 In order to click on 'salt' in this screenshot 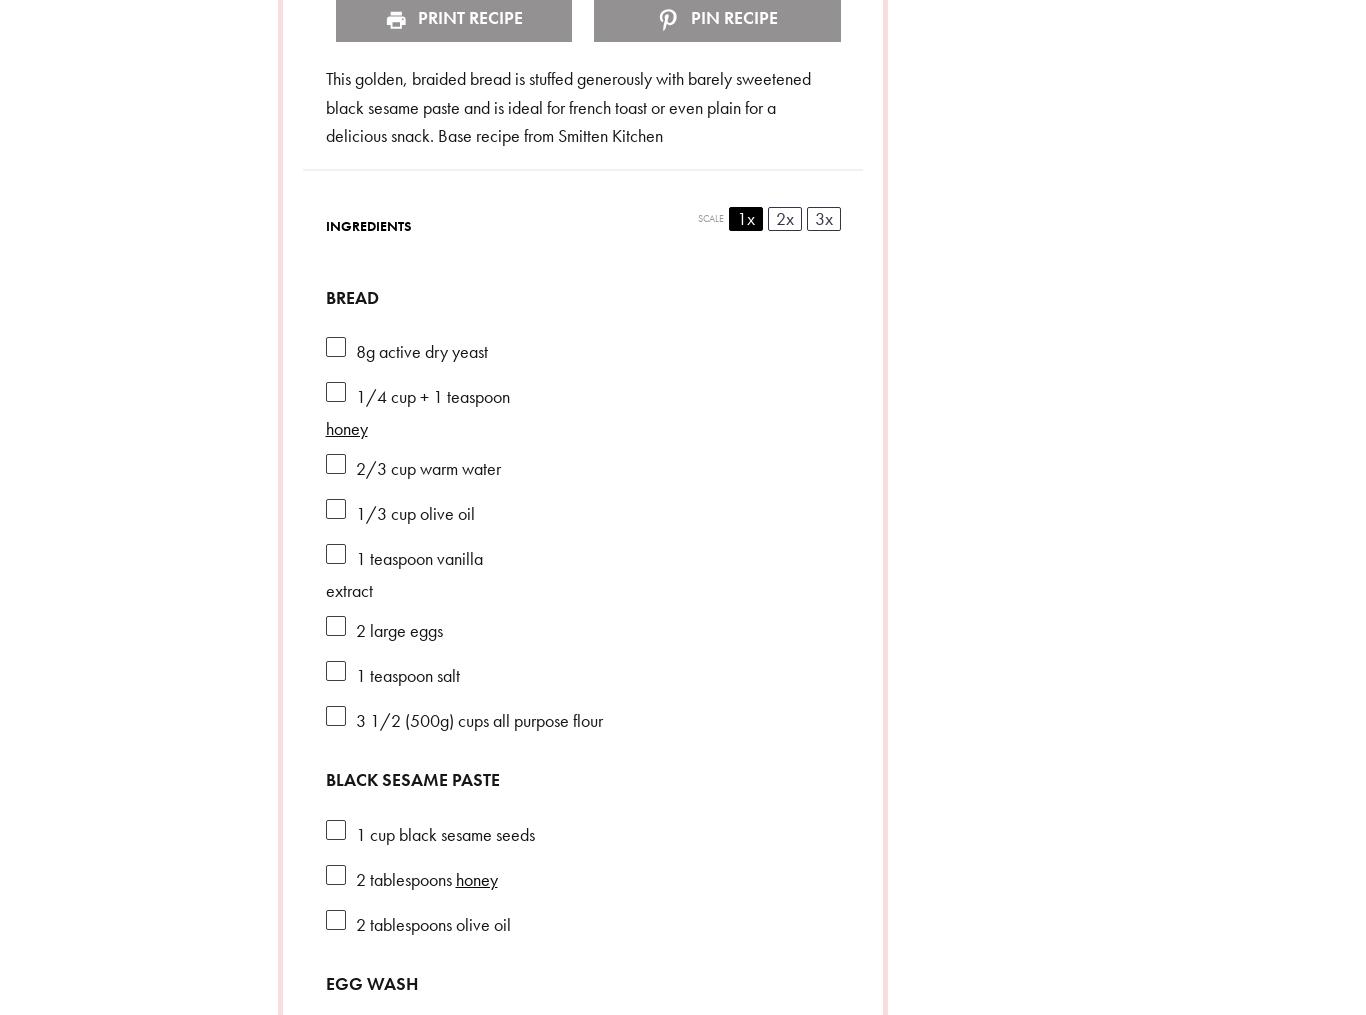, I will do `click(431, 674)`.